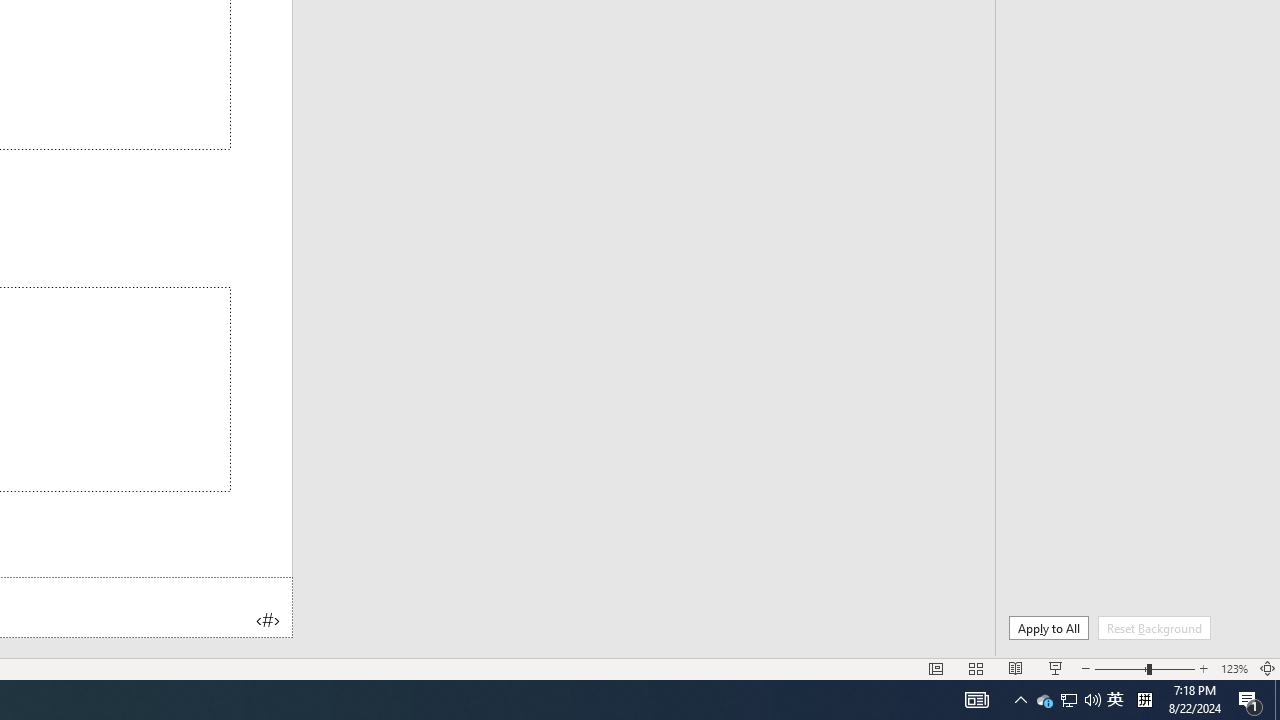 The image size is (1280, 720). Describe the element at coordinates (1154, 627) in the screenshot. I see `'Reset Background'` at that location.